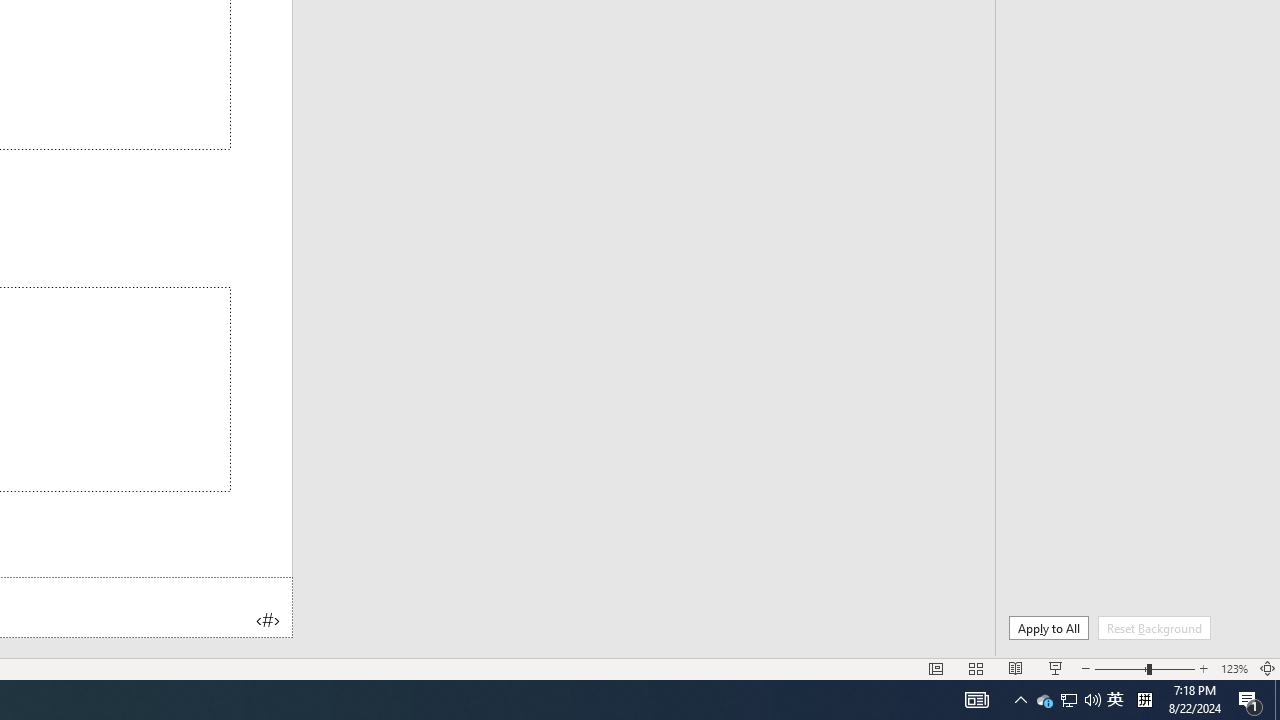 The image size is (1280, 720). Describe the element at coordinates (1154, 627) in the screenshot. I see `'Reset Background'` at that location.